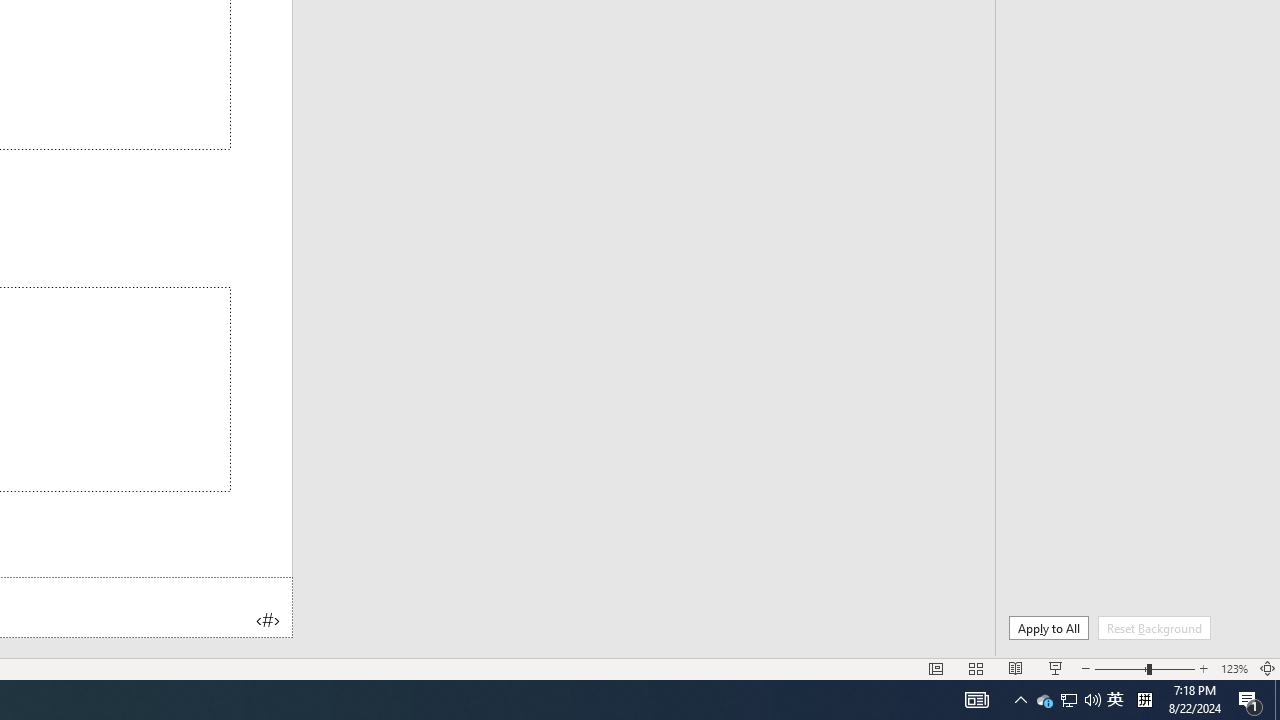 The image size is (1280, 720). Describe the element at coordinates (1154, 627) in the screenshot. I see `'Reset Background'` at that location.